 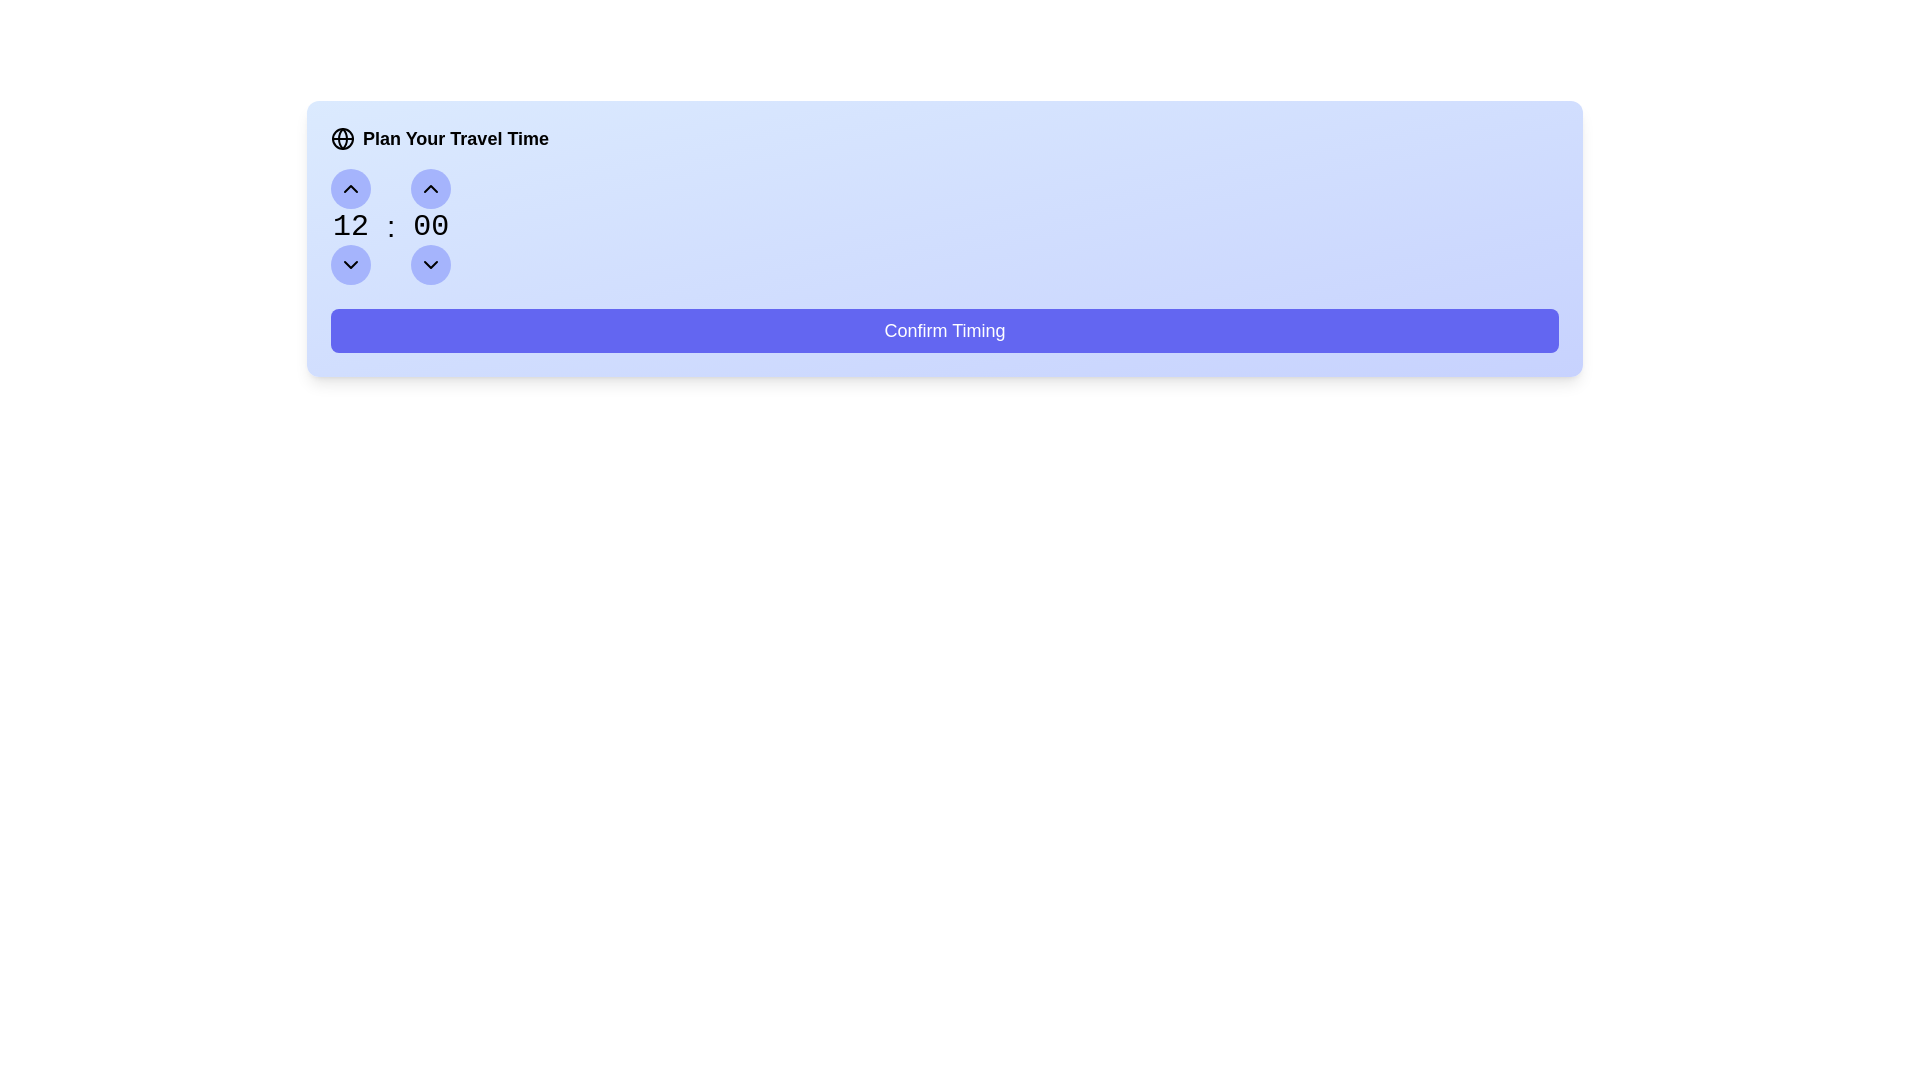 What do you see at coordinates (430, 226) in the screenshot?
I see `the text display component that shows the number '00' in a monospaced font style, located to the left of the up and down arrow buttons` at bounding box center [430, 226].